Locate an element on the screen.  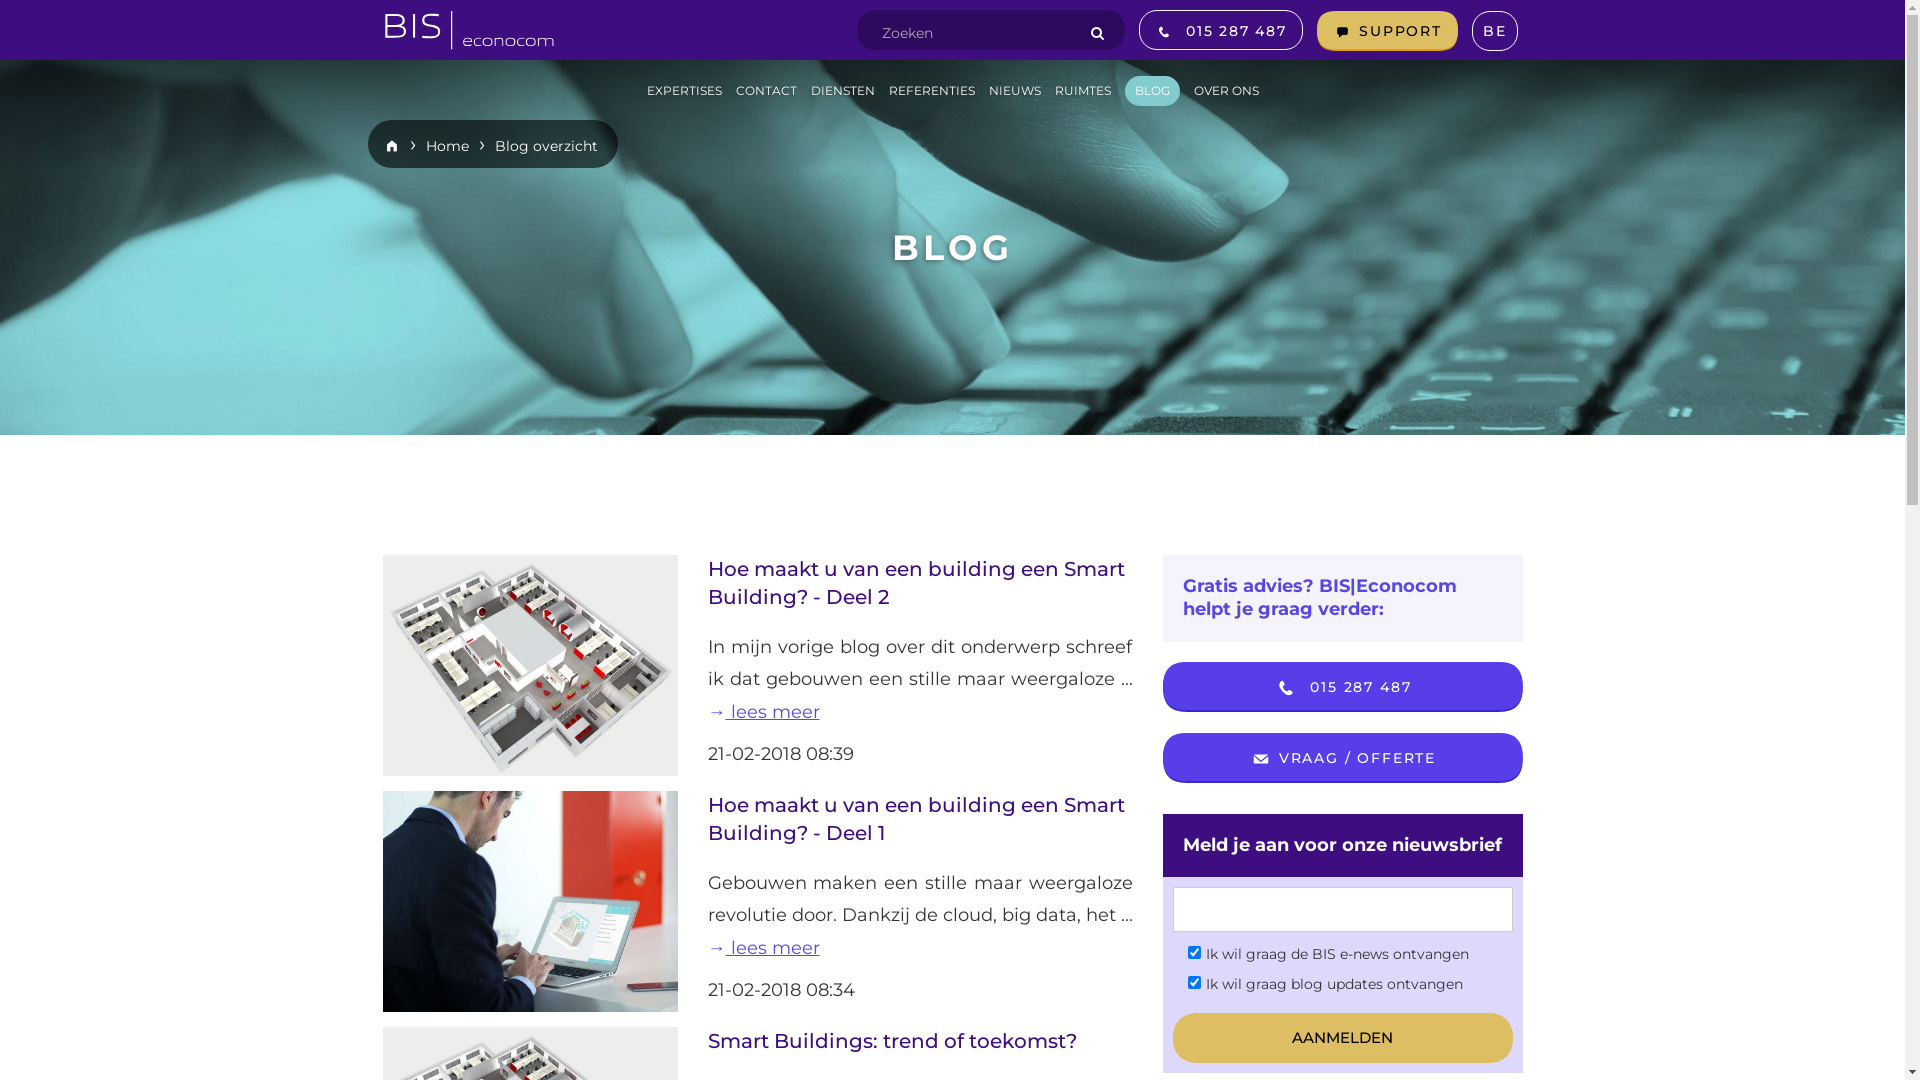
'Blog overzicht' is located at coordinates (545, 145).